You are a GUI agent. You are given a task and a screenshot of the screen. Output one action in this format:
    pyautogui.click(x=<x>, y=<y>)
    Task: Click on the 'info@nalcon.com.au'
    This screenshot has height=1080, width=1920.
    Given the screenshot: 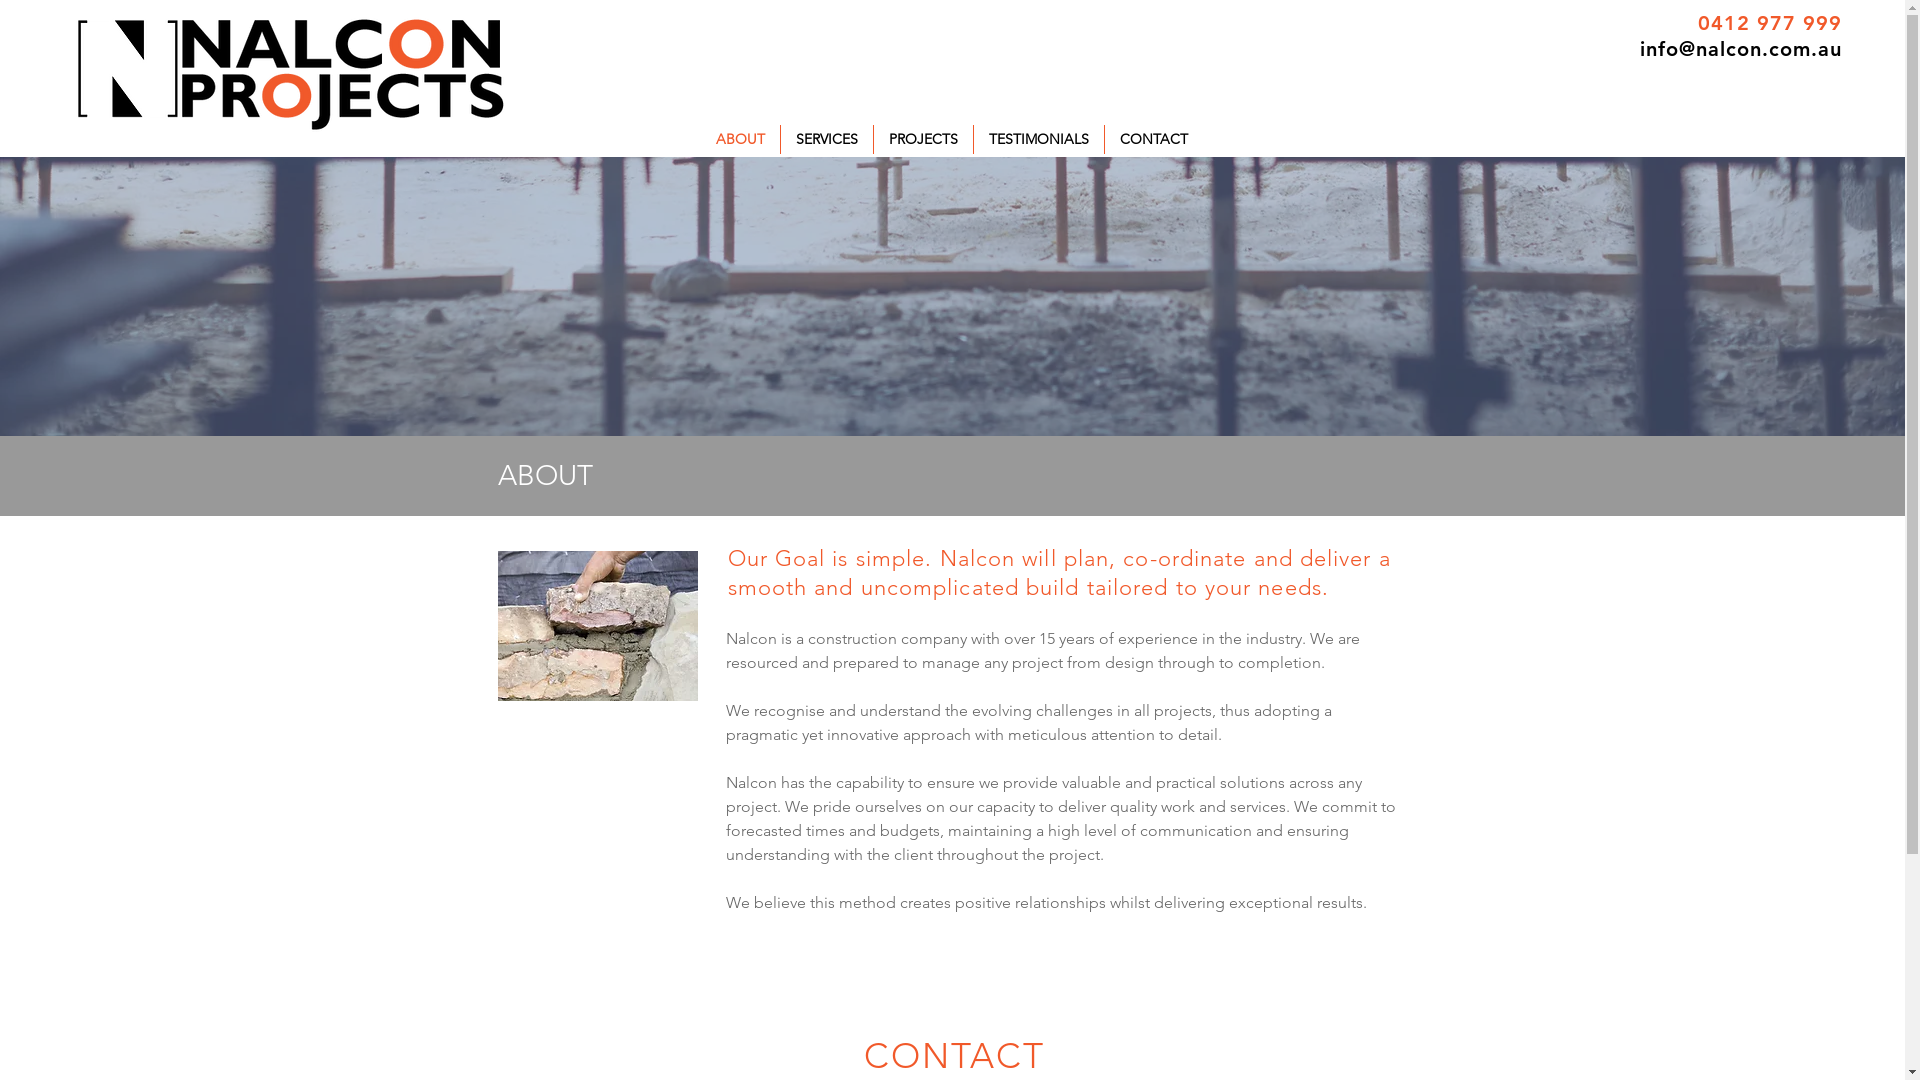 What is the action you would take?
    pyautogui.click(x=1640, y=48)
    